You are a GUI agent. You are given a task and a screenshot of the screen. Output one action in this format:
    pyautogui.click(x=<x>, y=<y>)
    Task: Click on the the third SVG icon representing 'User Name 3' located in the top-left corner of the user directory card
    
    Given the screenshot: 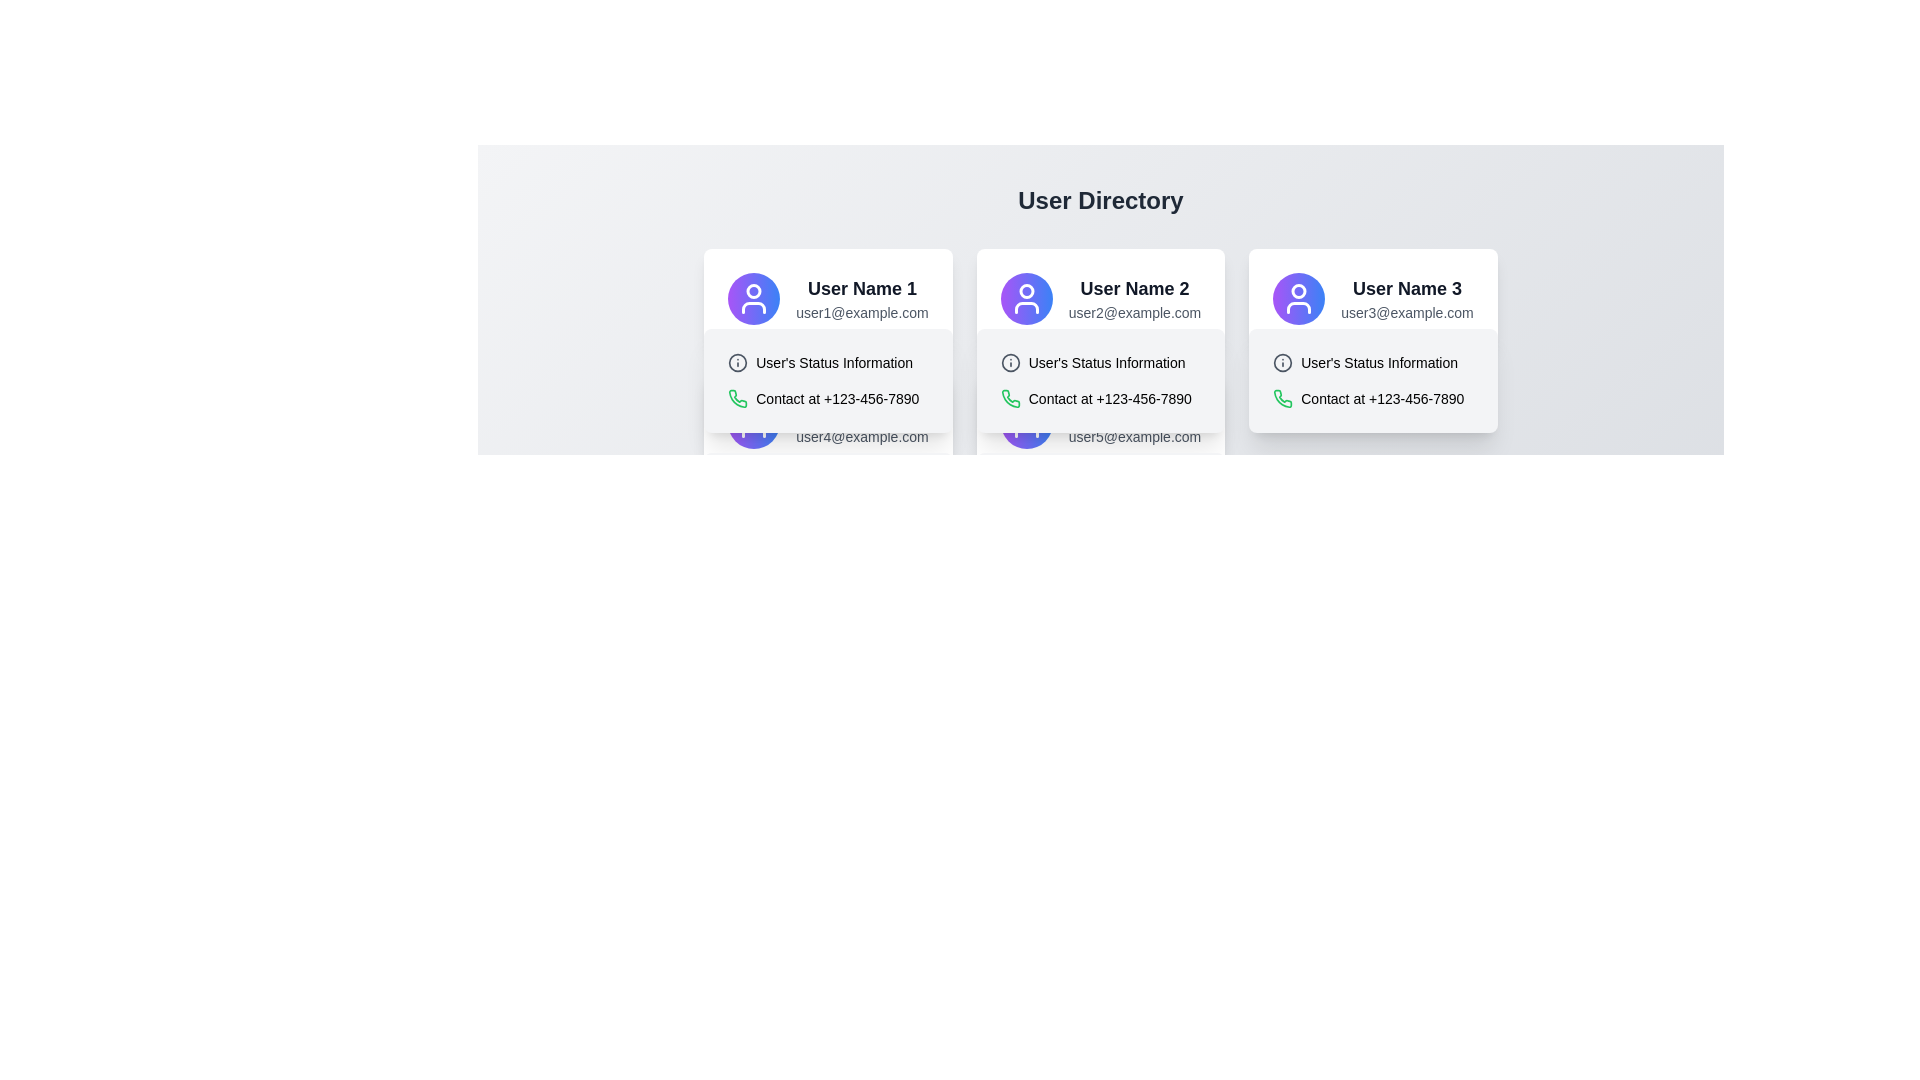 What is the action you would take?
    pyautogui.click(x=1299, y=299)
    